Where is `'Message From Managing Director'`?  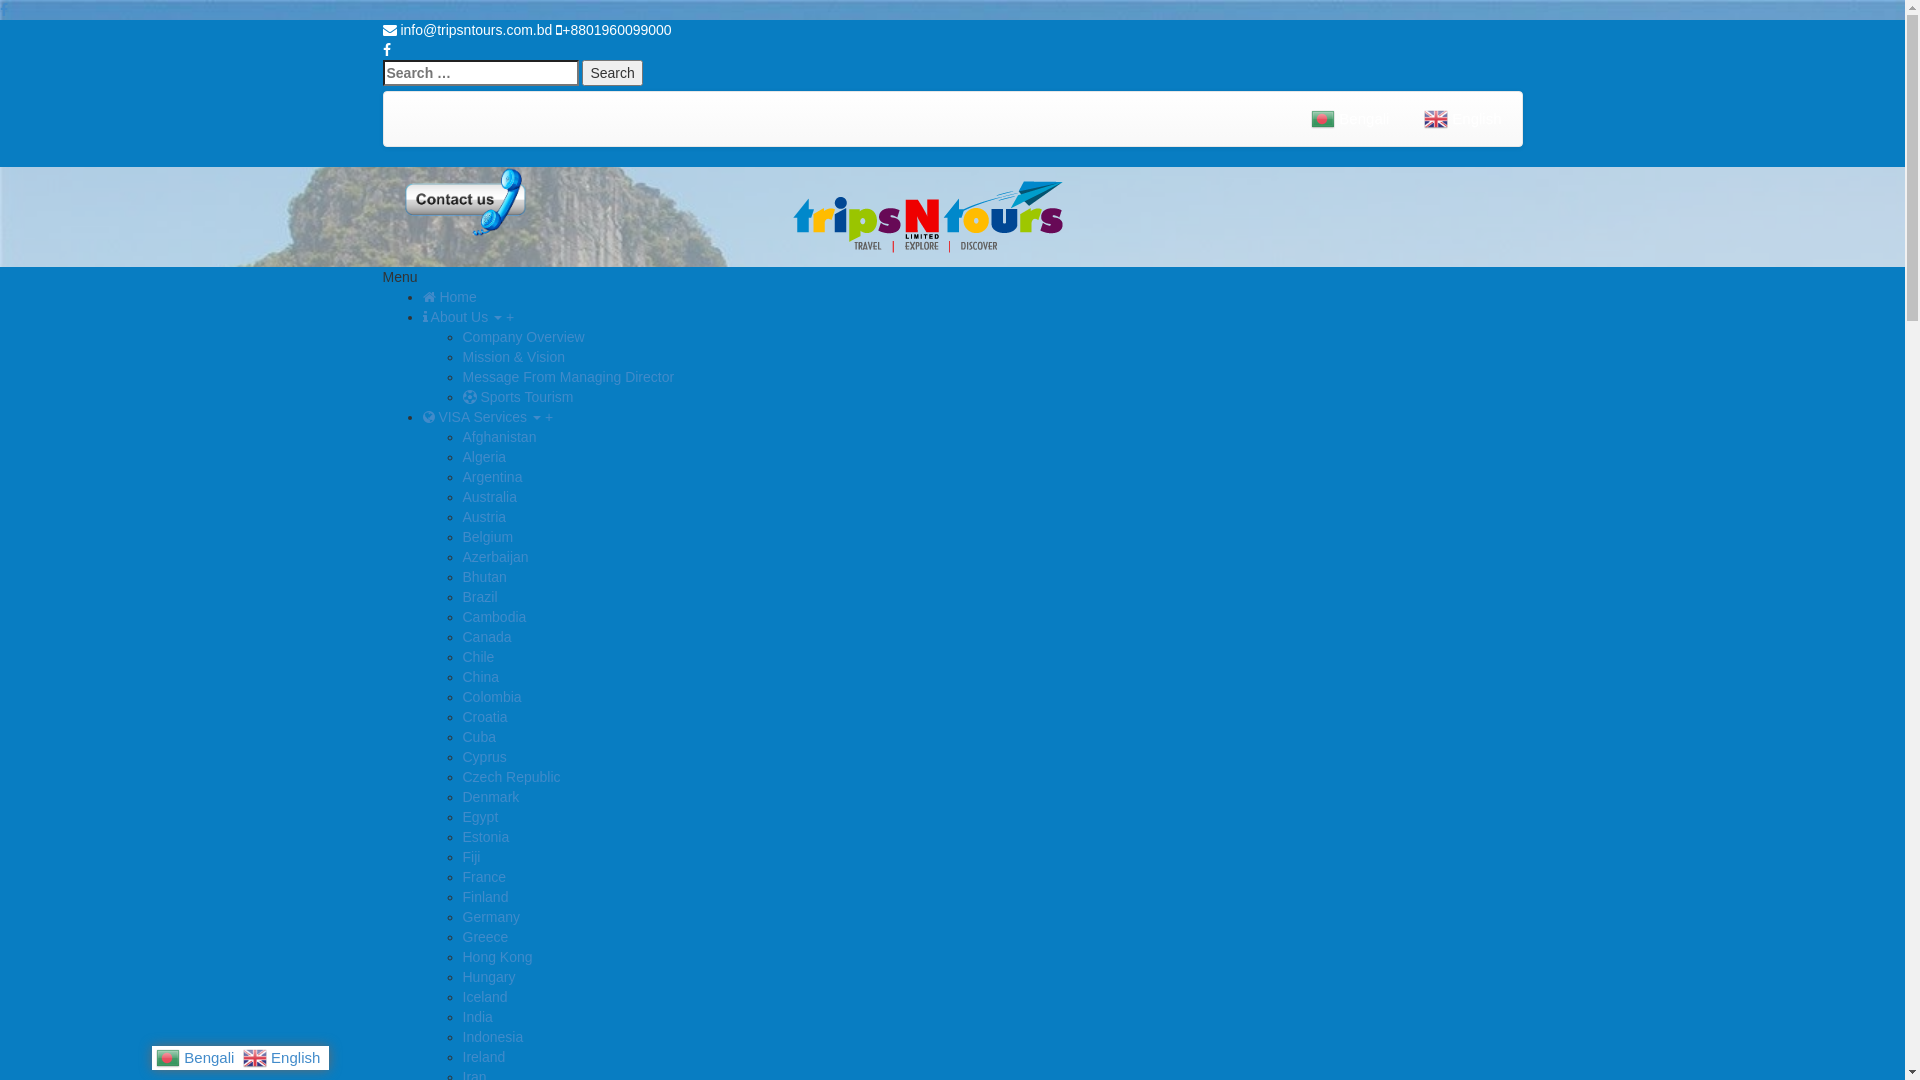 'Message From Managing Director' is located at coordinates (566, 377).